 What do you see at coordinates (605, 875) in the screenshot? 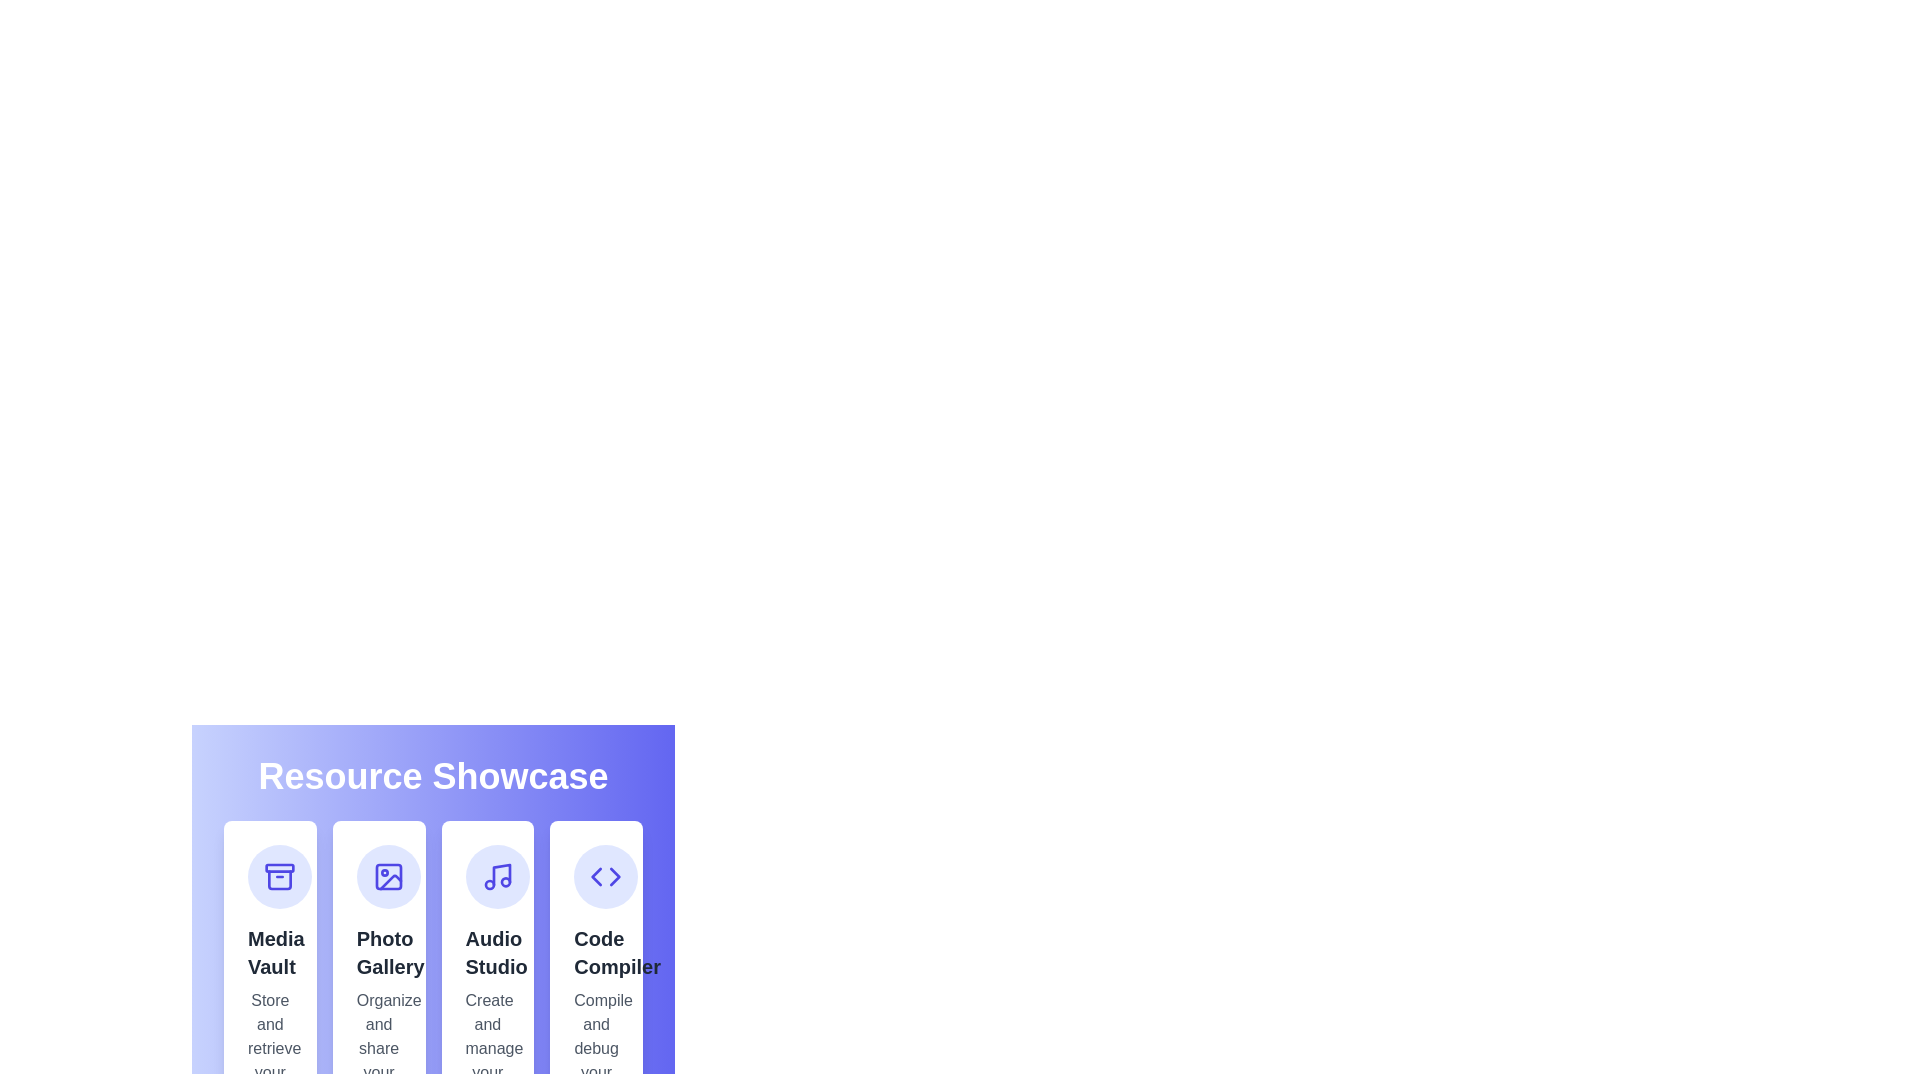
I see `the decorative icon representing the 'Code Compiler' functionality, which is positioned above the title 'Code Compiler' in the 'Resource Showcase' section` at bounding box center [605, 875].